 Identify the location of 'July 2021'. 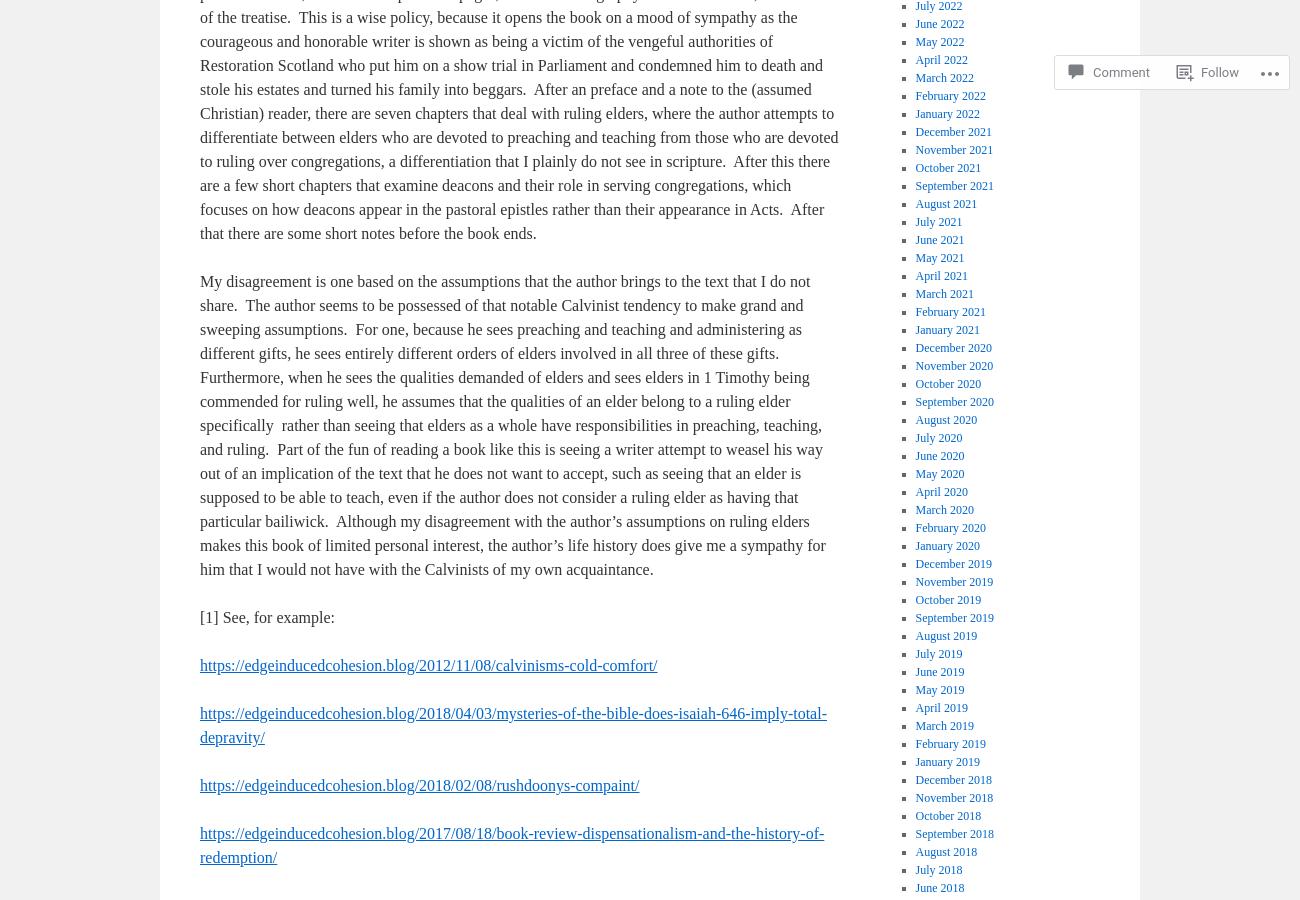
(938, 222).